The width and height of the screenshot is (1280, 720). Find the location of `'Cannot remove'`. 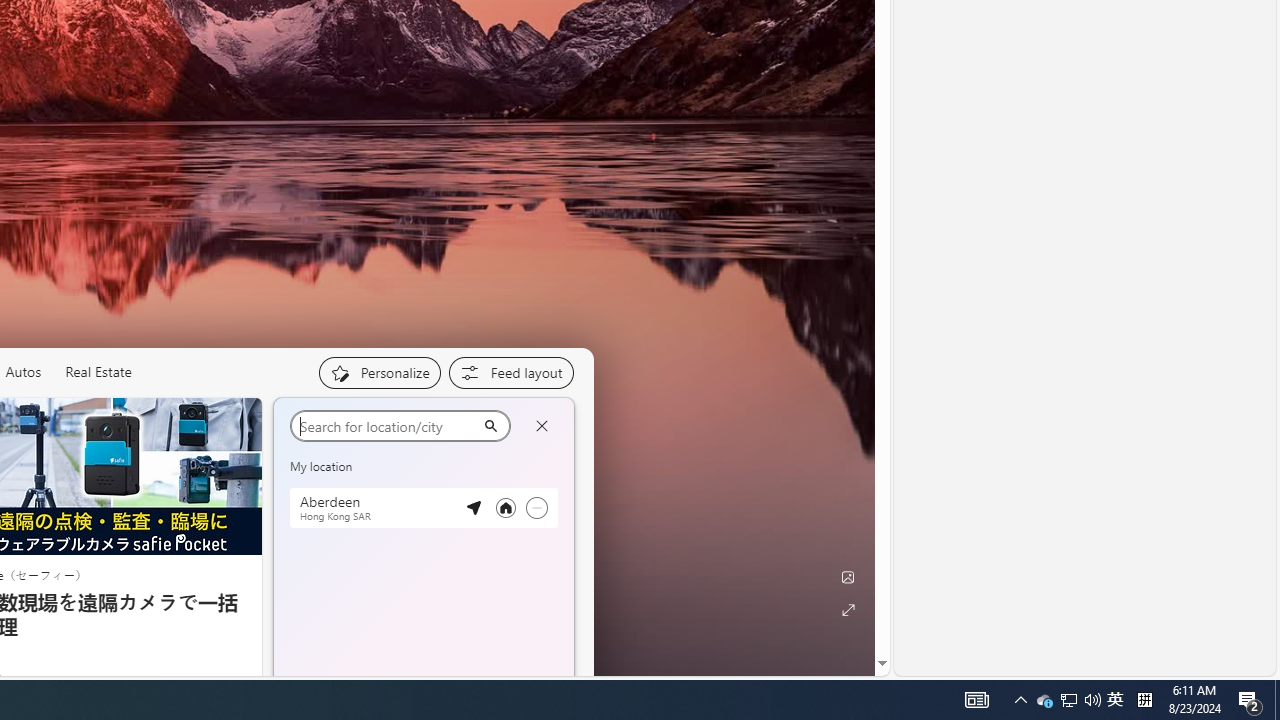

'Cannot remove' is located at coordinates (536, 506).